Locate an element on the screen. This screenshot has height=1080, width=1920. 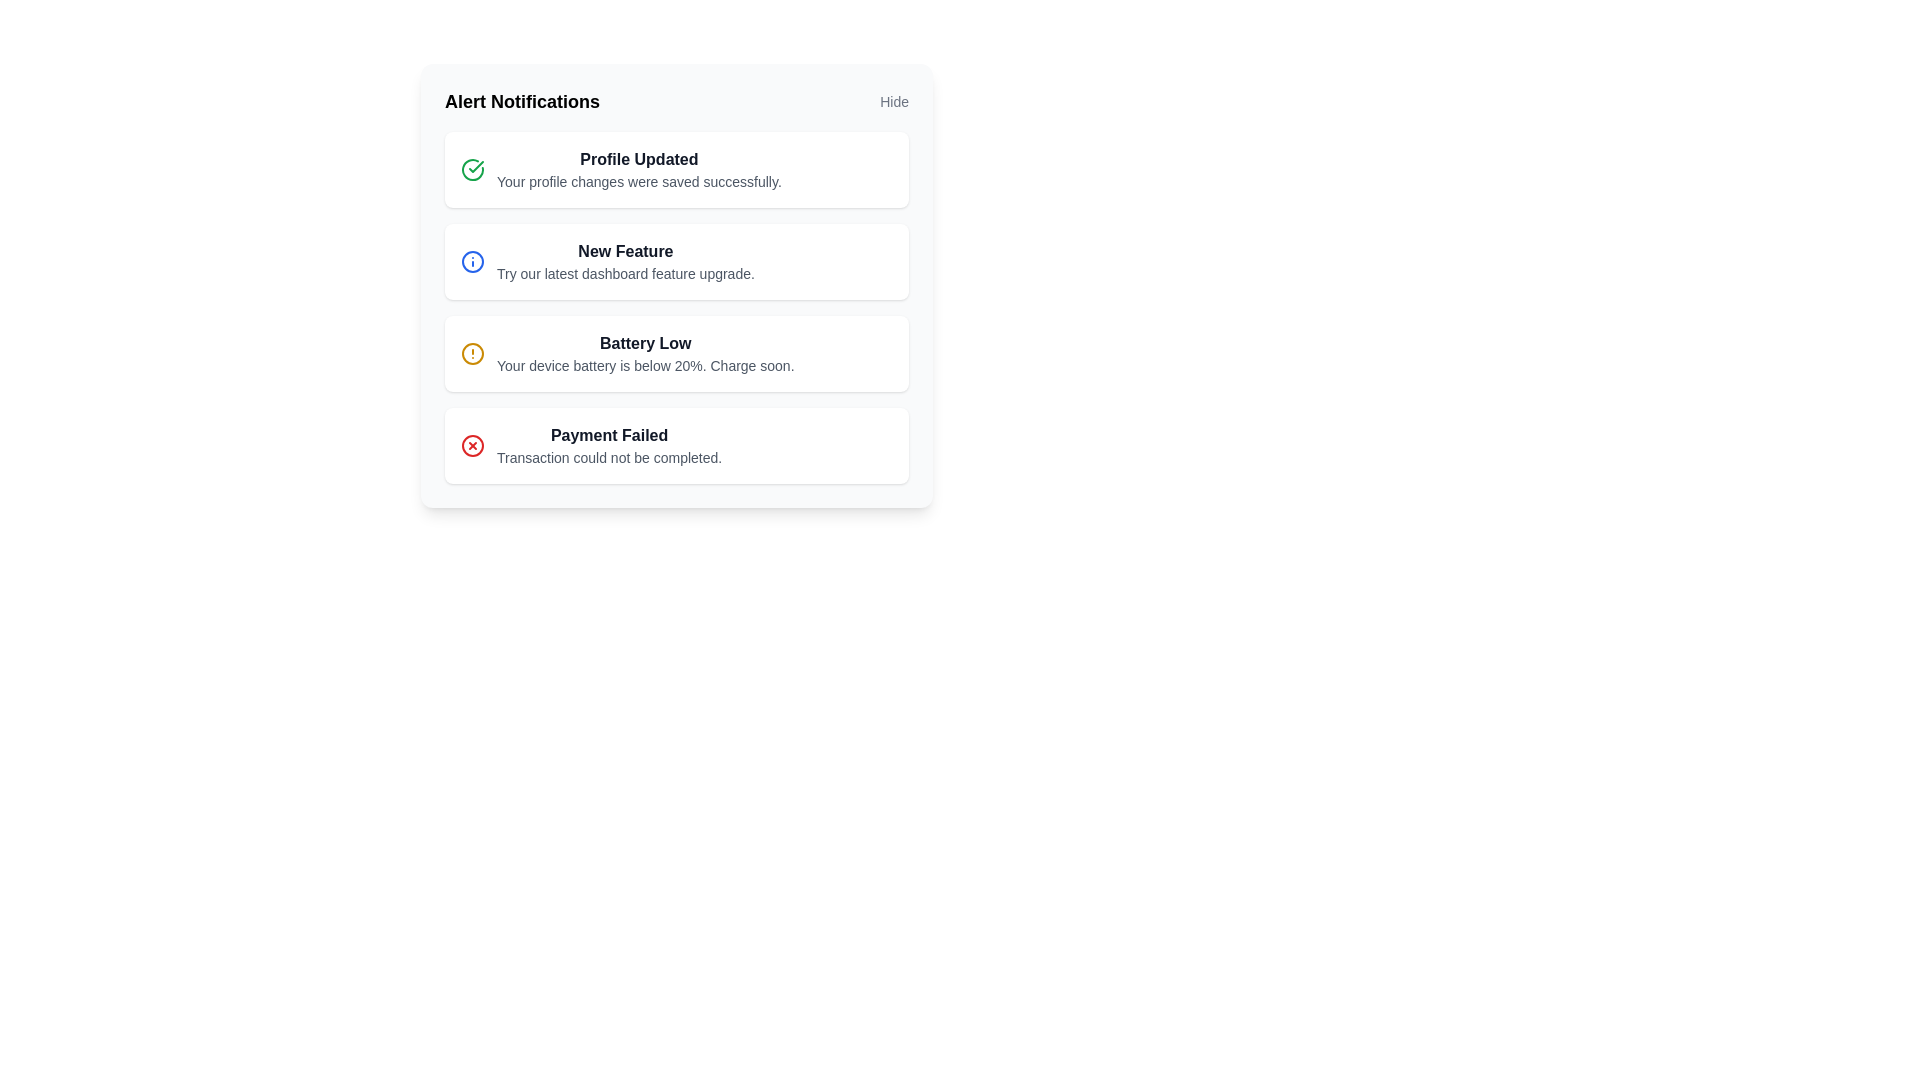
the button located at the top-right corner of the notification panel to hide or collapse the notification panel is located at coordinates (893, 101).